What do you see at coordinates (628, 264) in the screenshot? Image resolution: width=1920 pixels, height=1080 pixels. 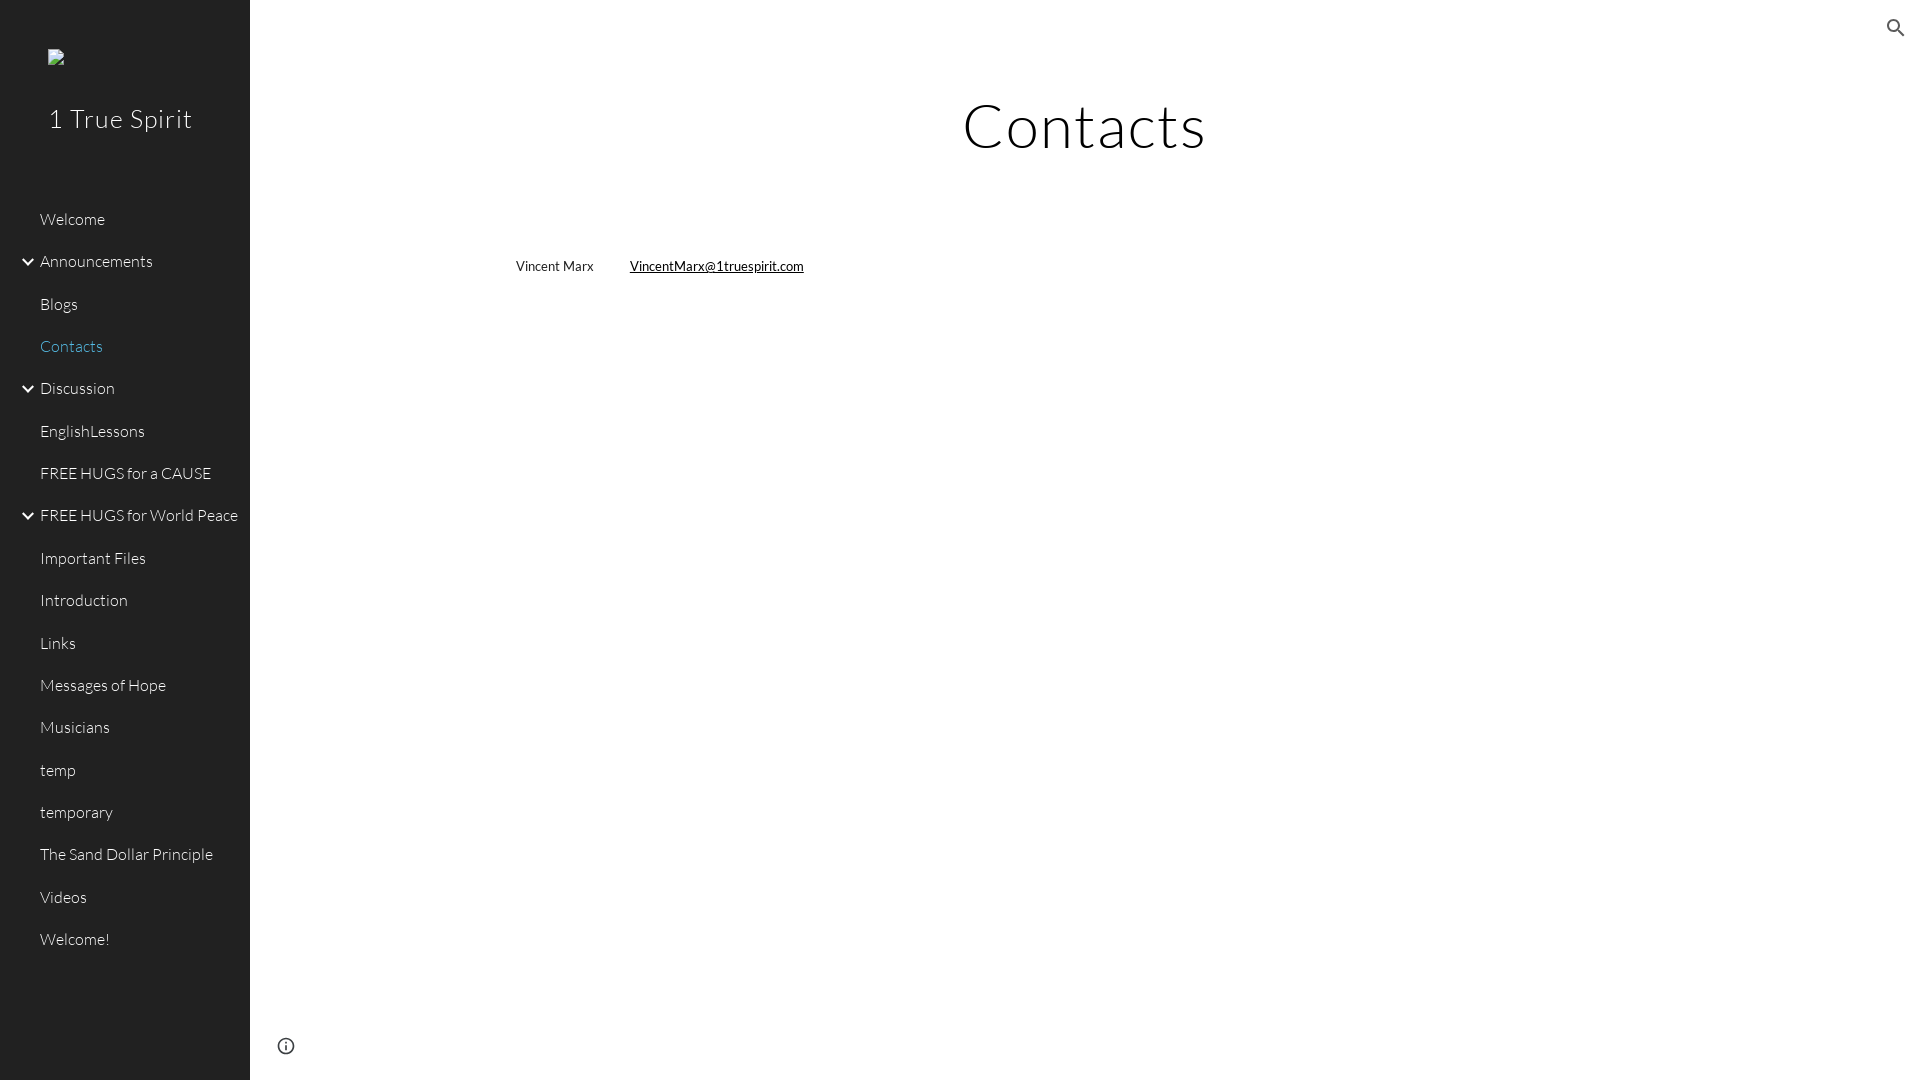 I see `'VincentMarx@1truespirit.com'` at bounding box center [628, 264].